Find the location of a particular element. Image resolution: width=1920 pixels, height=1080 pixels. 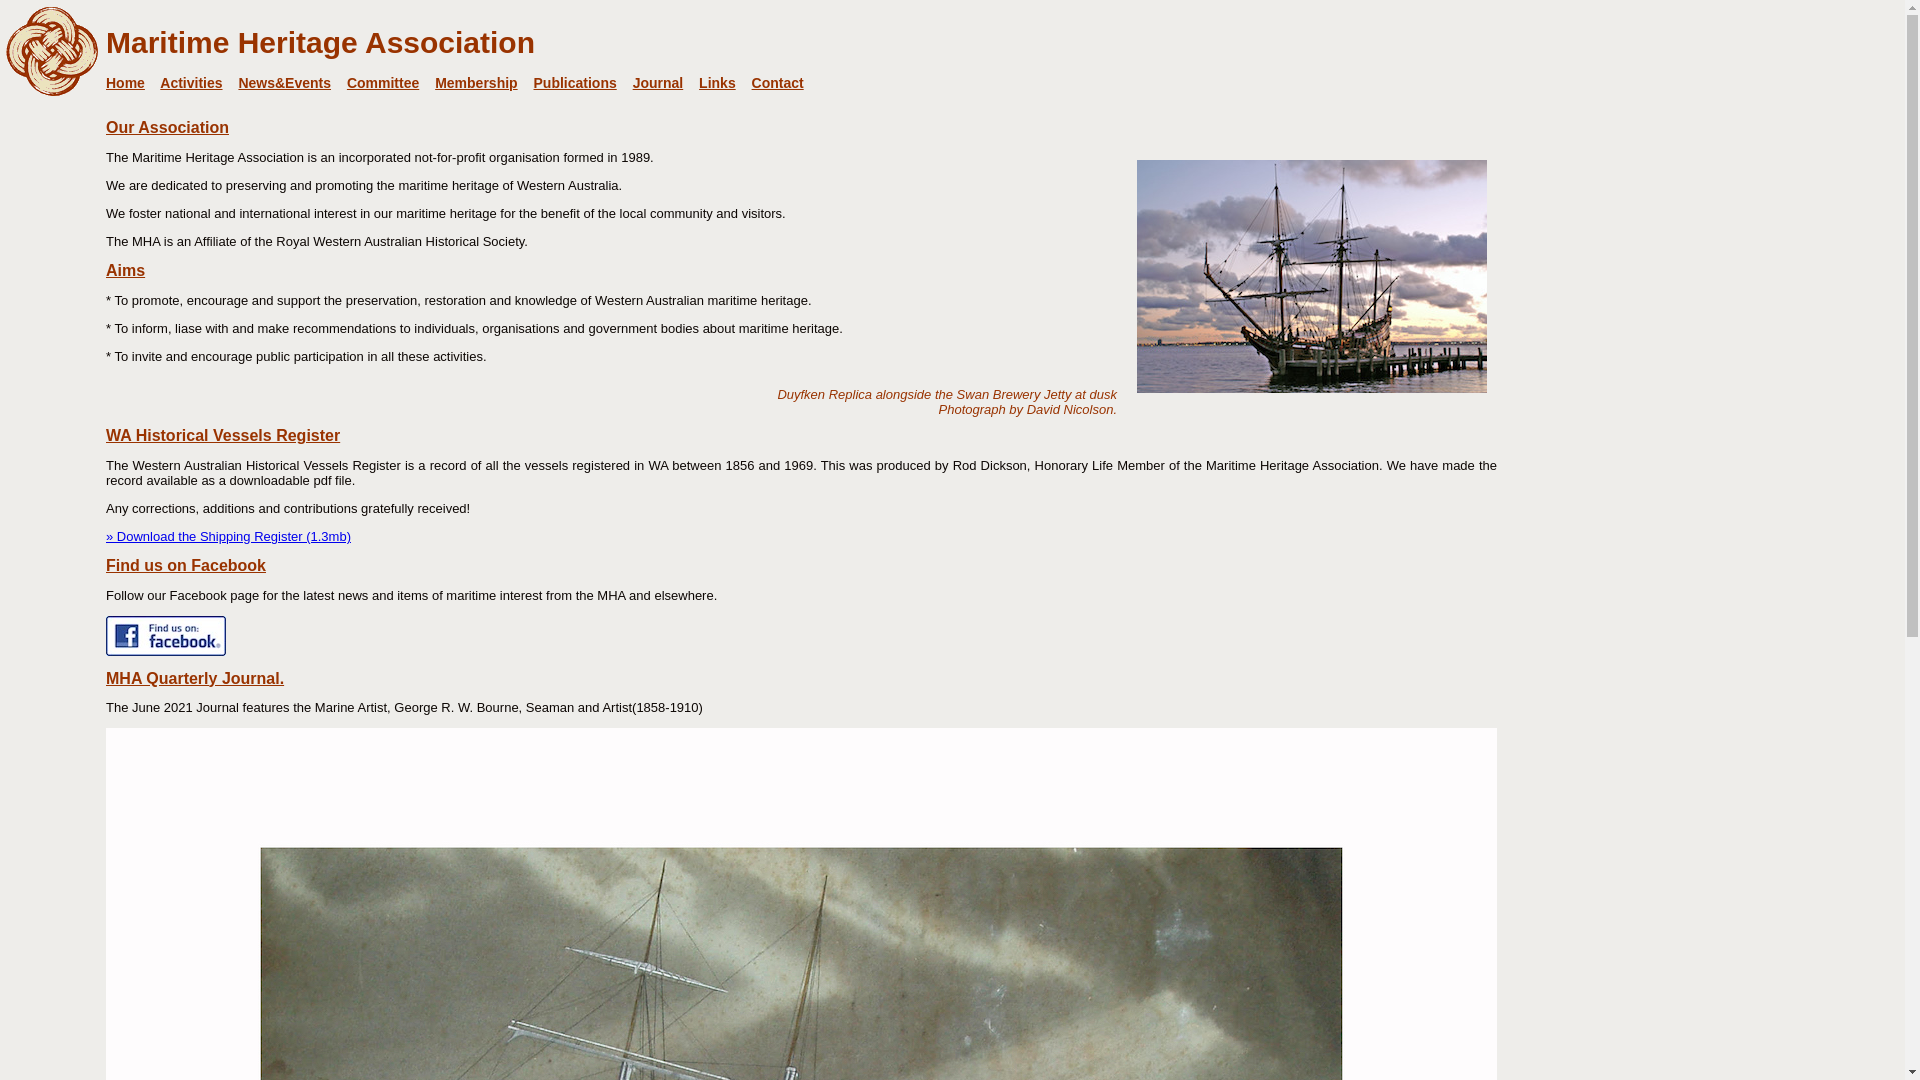

'Publications' is located at coordinates (533, 82).